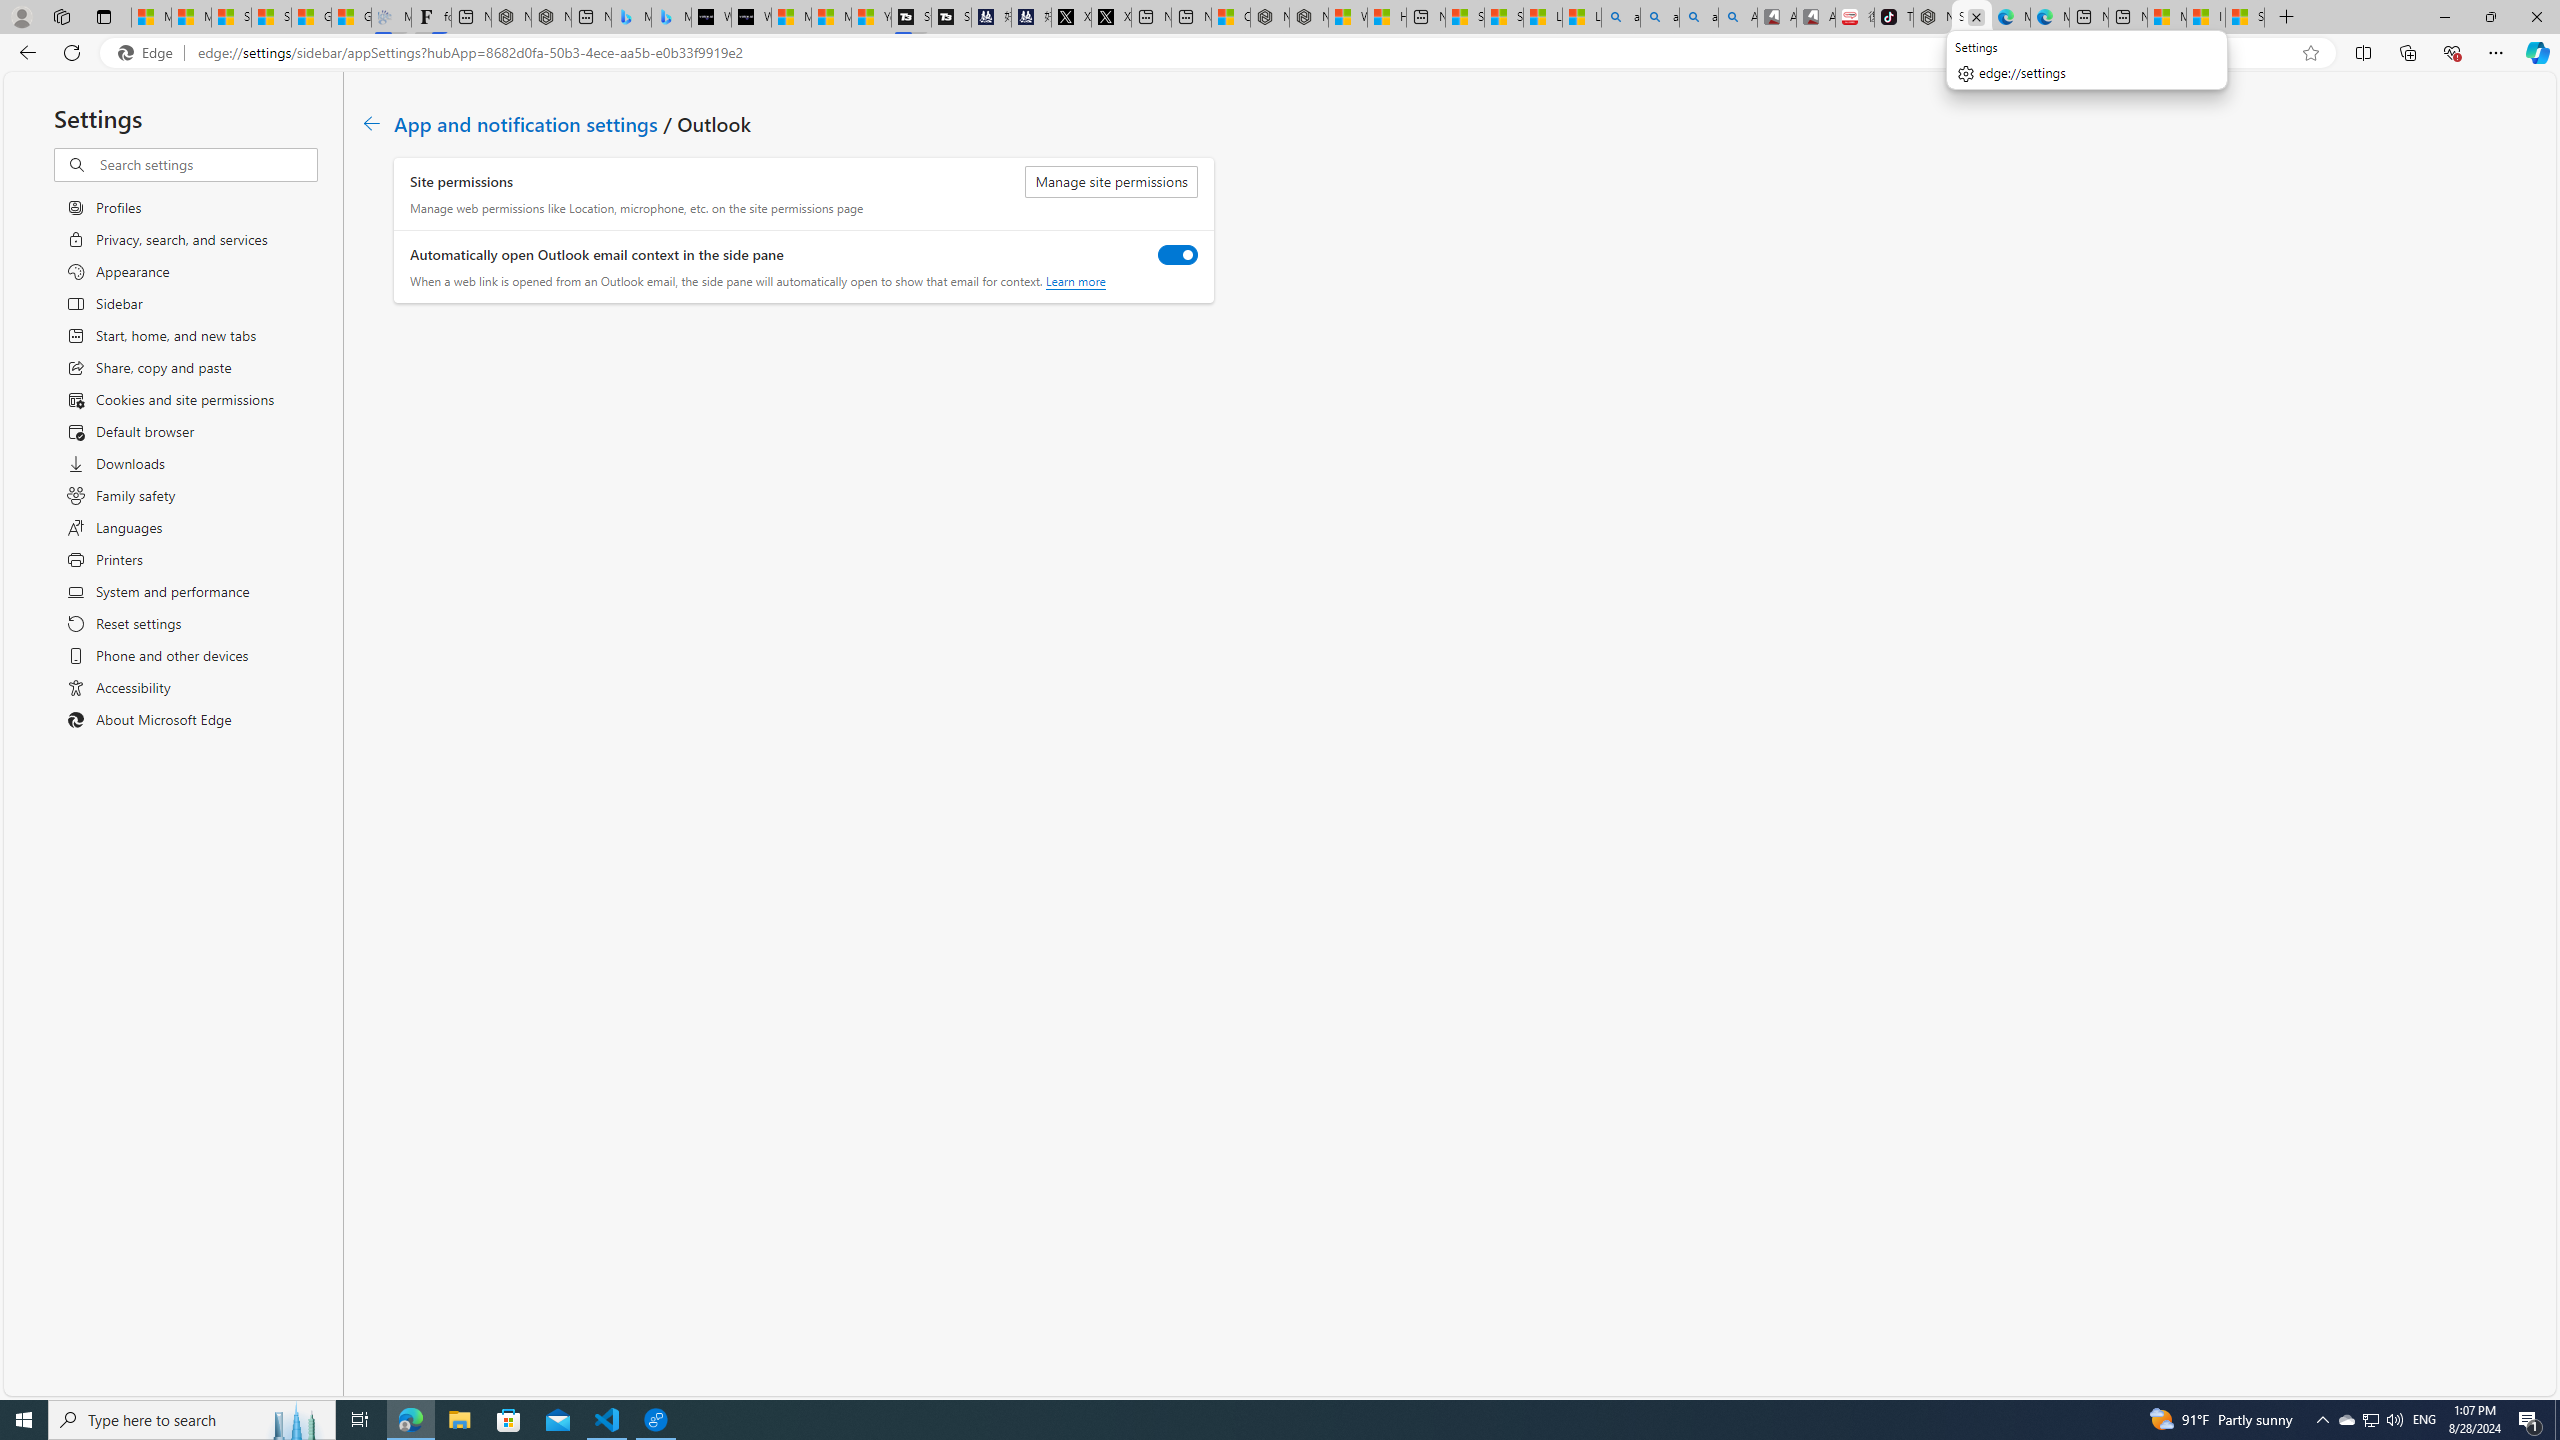 Image resolution: width=2560 pixels, height=1440 pixels. What do you see at coordinates (2205, 16) in the screenshot?
I see `'I Gained 20 Pounds of Muscle in 30 Days! | Watch'` at bounding box center [2205, 16].